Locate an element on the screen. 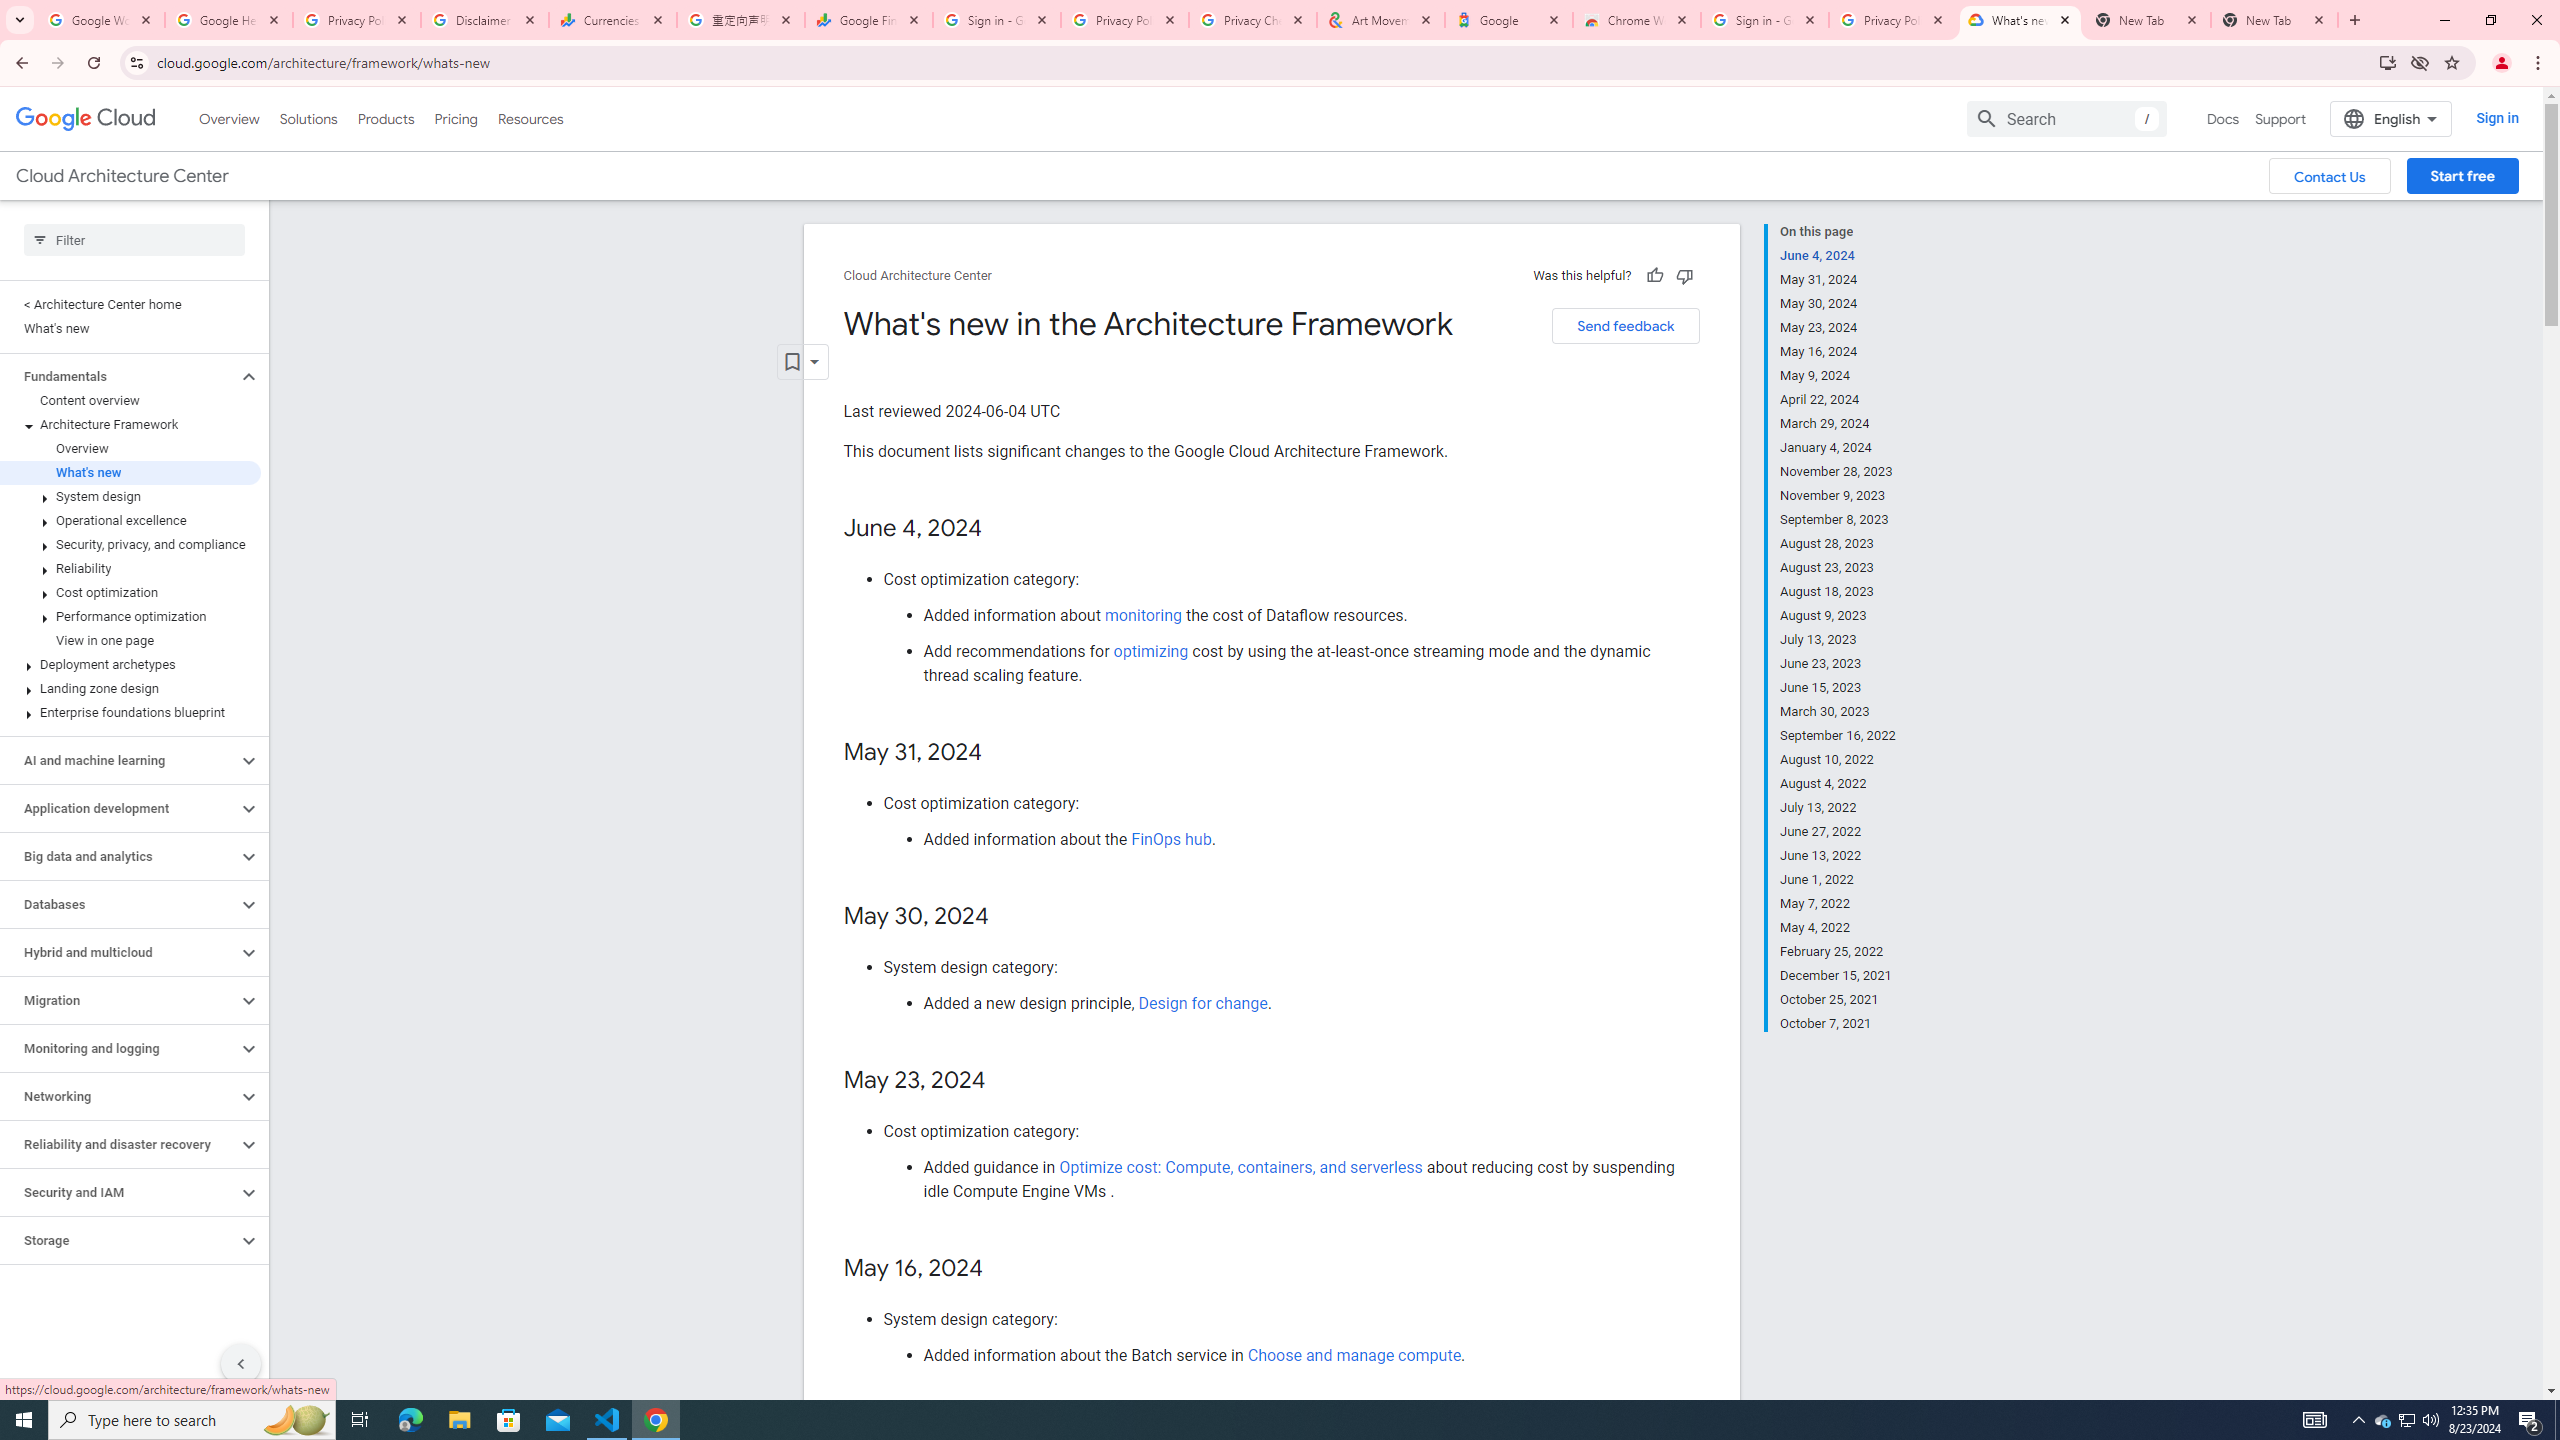 The image size is (2560, 1440). 'August 10, 2022' is located at coordinates (1838, 758).